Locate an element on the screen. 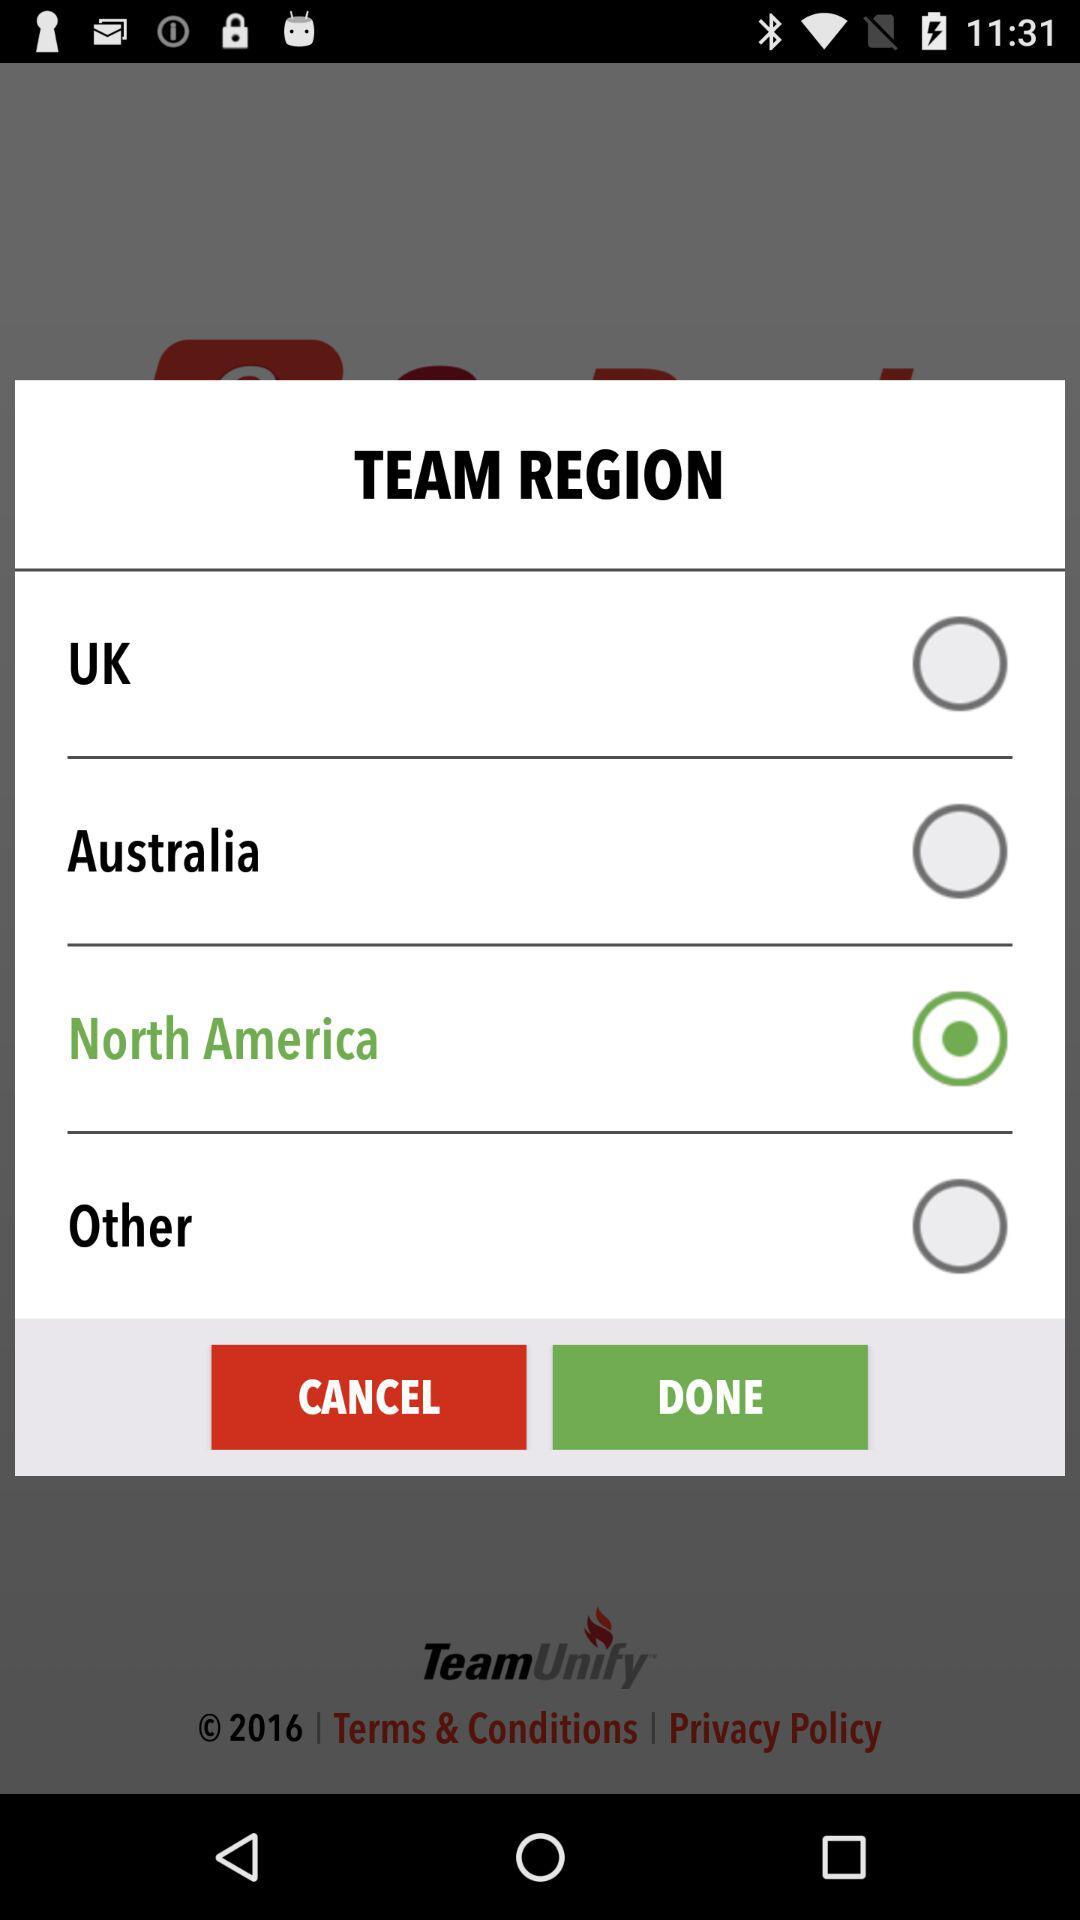 This screenshot has height=1920, width=1080. other item is located at coordinates (553, 1225).